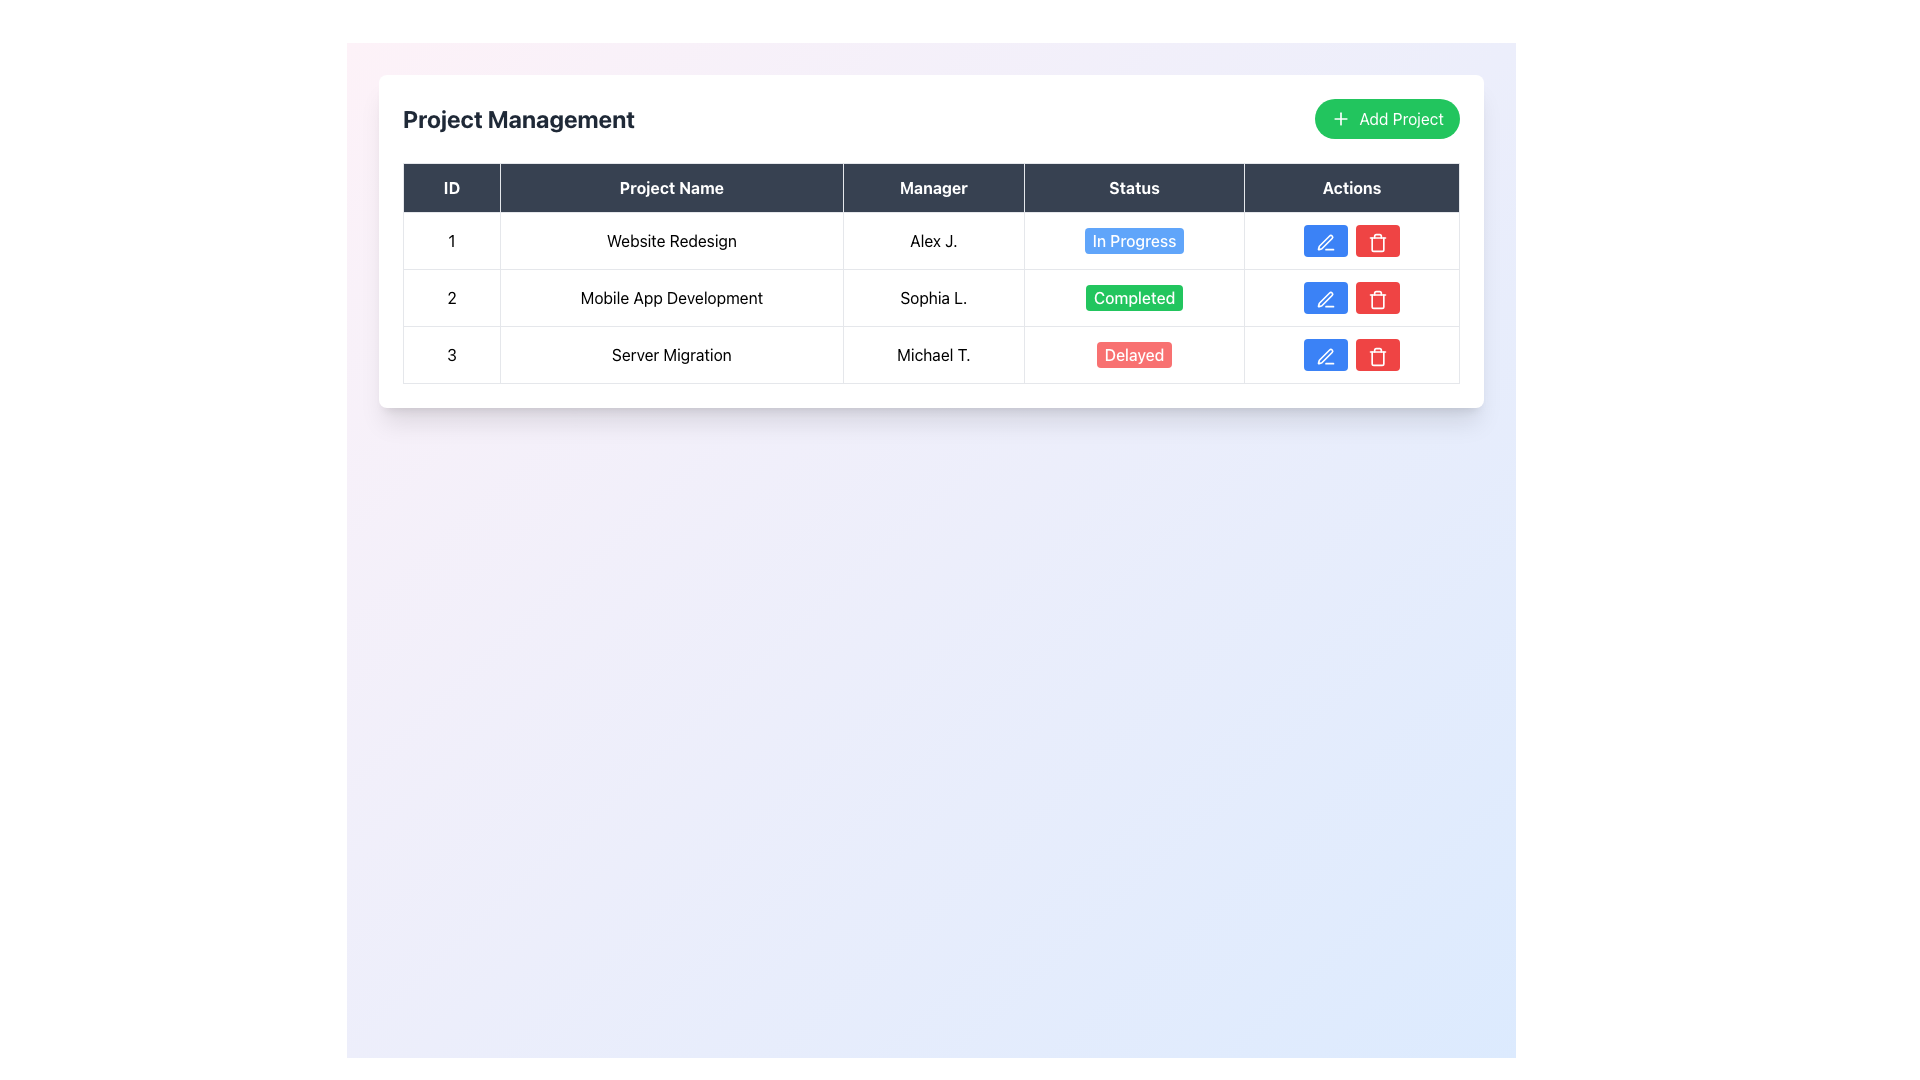 This screenshot has width=1920, height=1080. I want to click on the delete button located in the second position of the 'Actions' column in the third row of the table for 'Server Migration', so click(1376, 353).